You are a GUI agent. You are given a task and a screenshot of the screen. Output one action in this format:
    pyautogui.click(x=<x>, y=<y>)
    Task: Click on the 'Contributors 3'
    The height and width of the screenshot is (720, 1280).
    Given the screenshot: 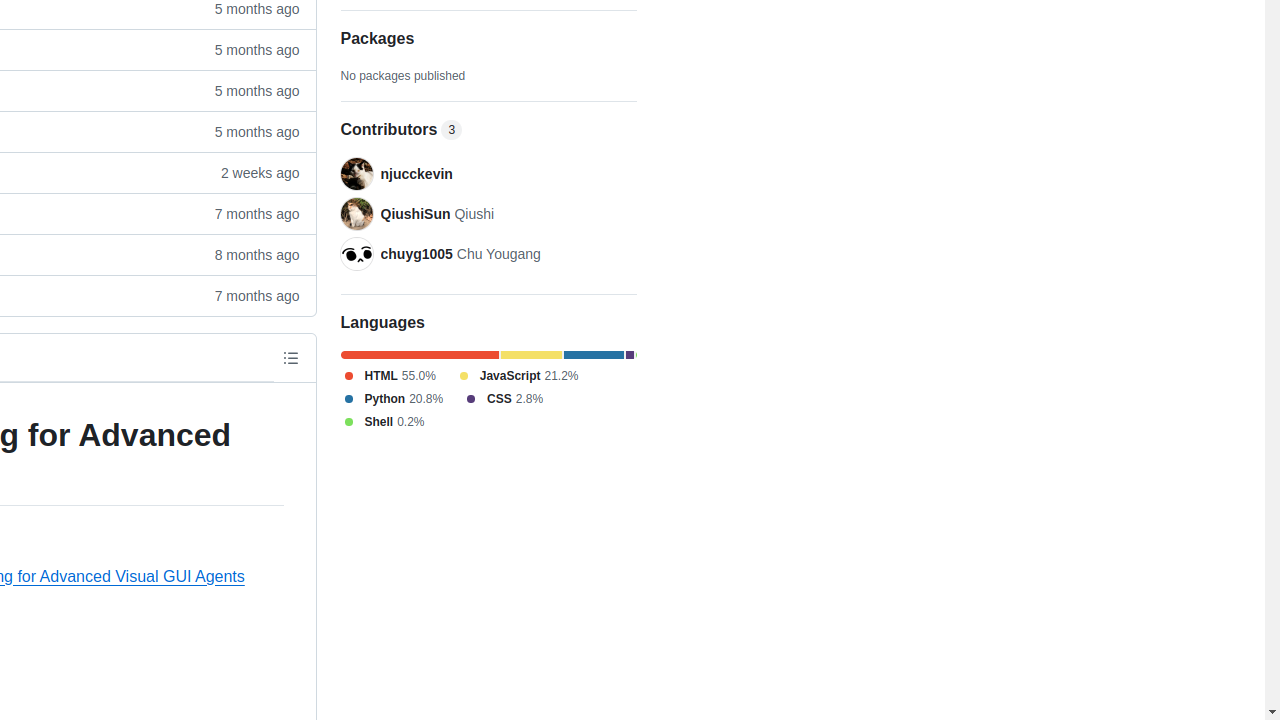 What is the action you would take?
    pyautogui.click(x=488, y=130)
    